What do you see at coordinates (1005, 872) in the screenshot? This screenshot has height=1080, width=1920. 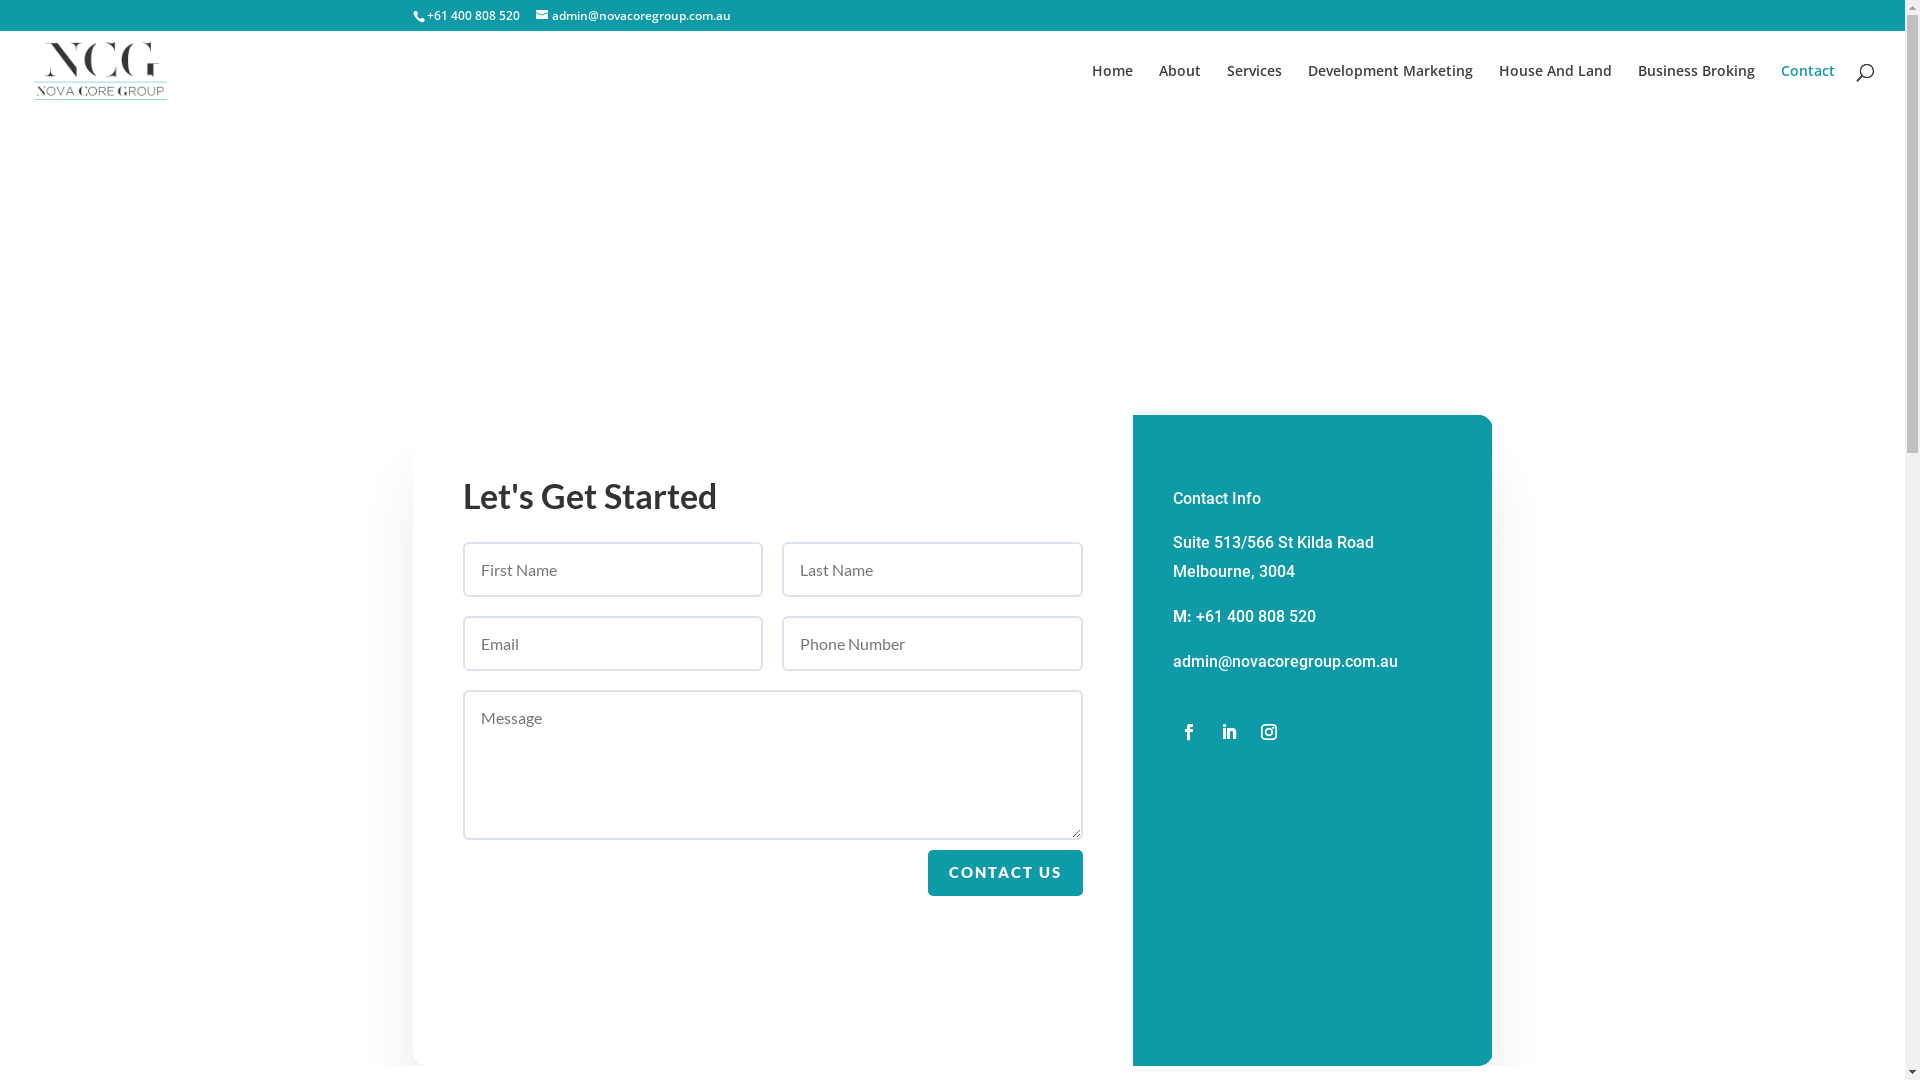 I see `'CONTACT US'` at bounding box center [1005, 872].